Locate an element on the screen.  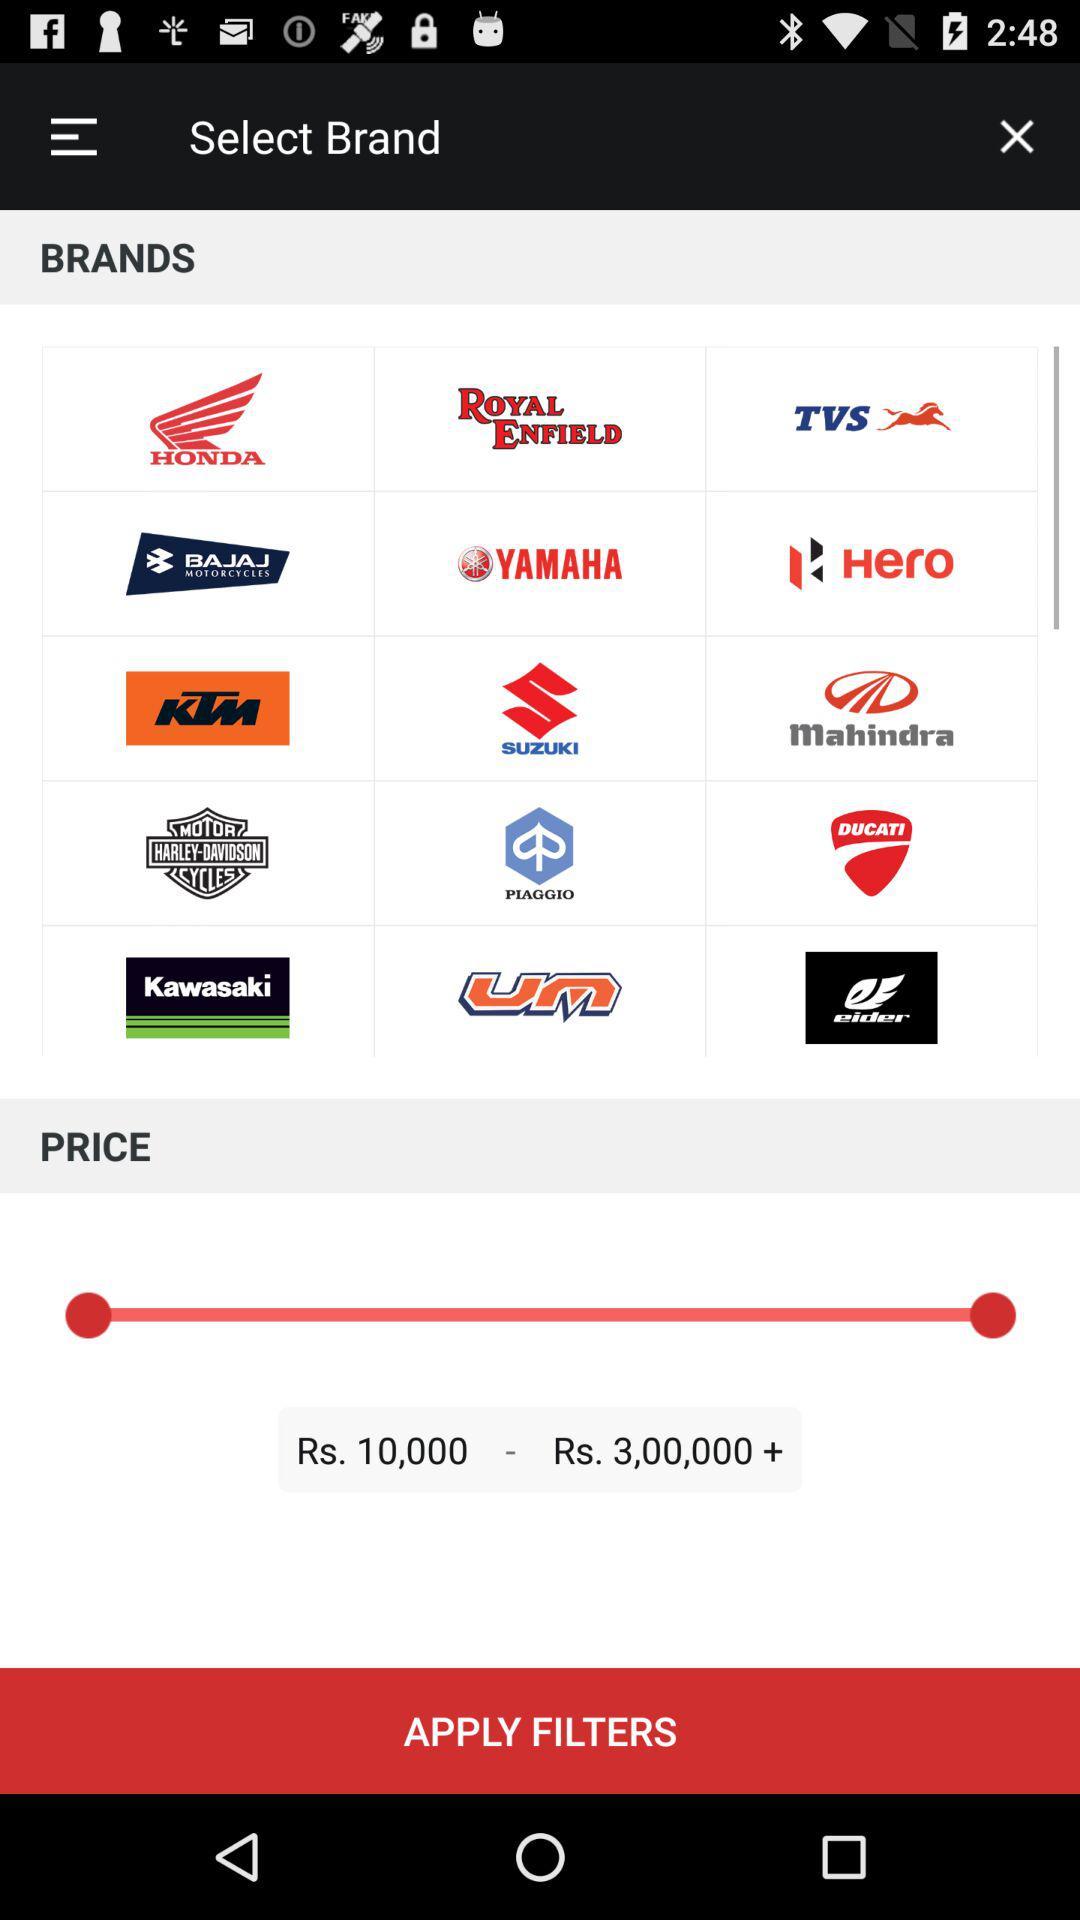
apply filters item is located at coordinates (540, 1730).